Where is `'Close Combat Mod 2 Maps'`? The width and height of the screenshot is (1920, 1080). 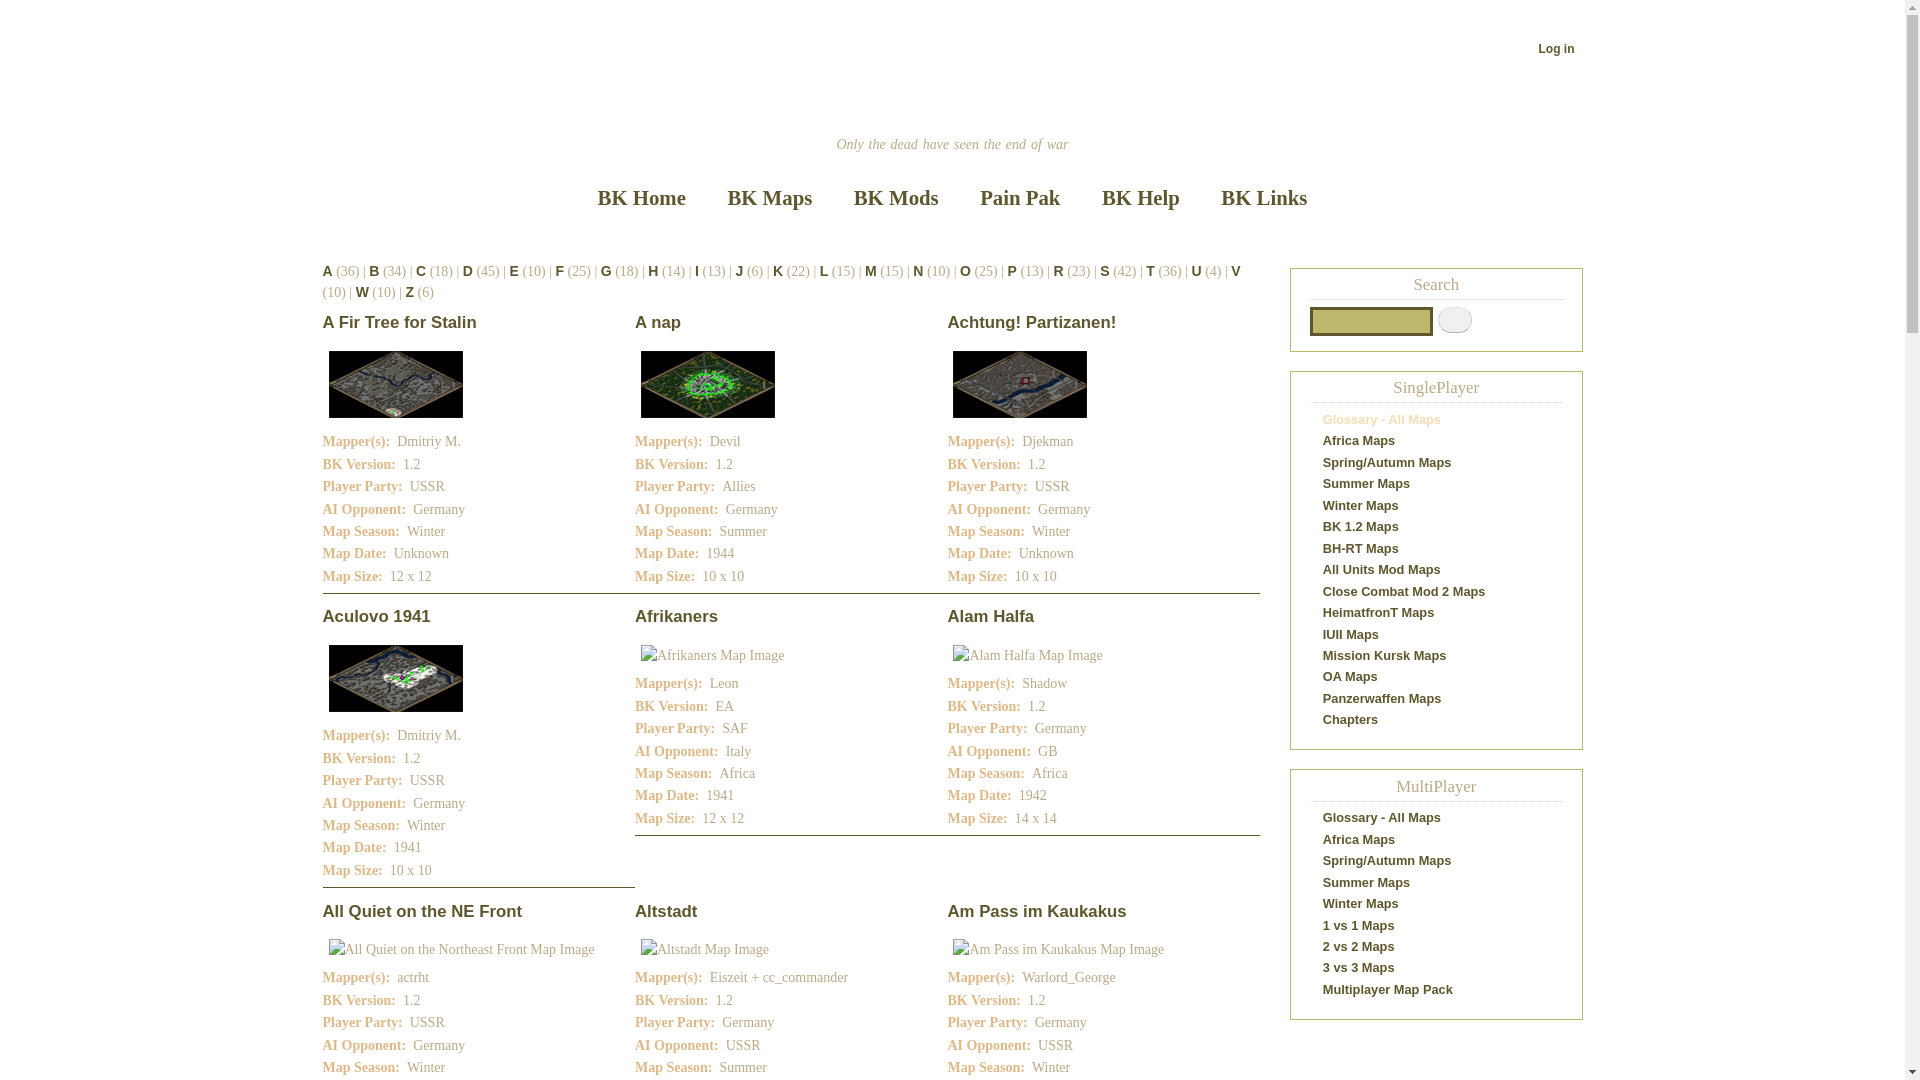 'Close Combat Mod 2 Maps' is located at coordinates (1323, 590).